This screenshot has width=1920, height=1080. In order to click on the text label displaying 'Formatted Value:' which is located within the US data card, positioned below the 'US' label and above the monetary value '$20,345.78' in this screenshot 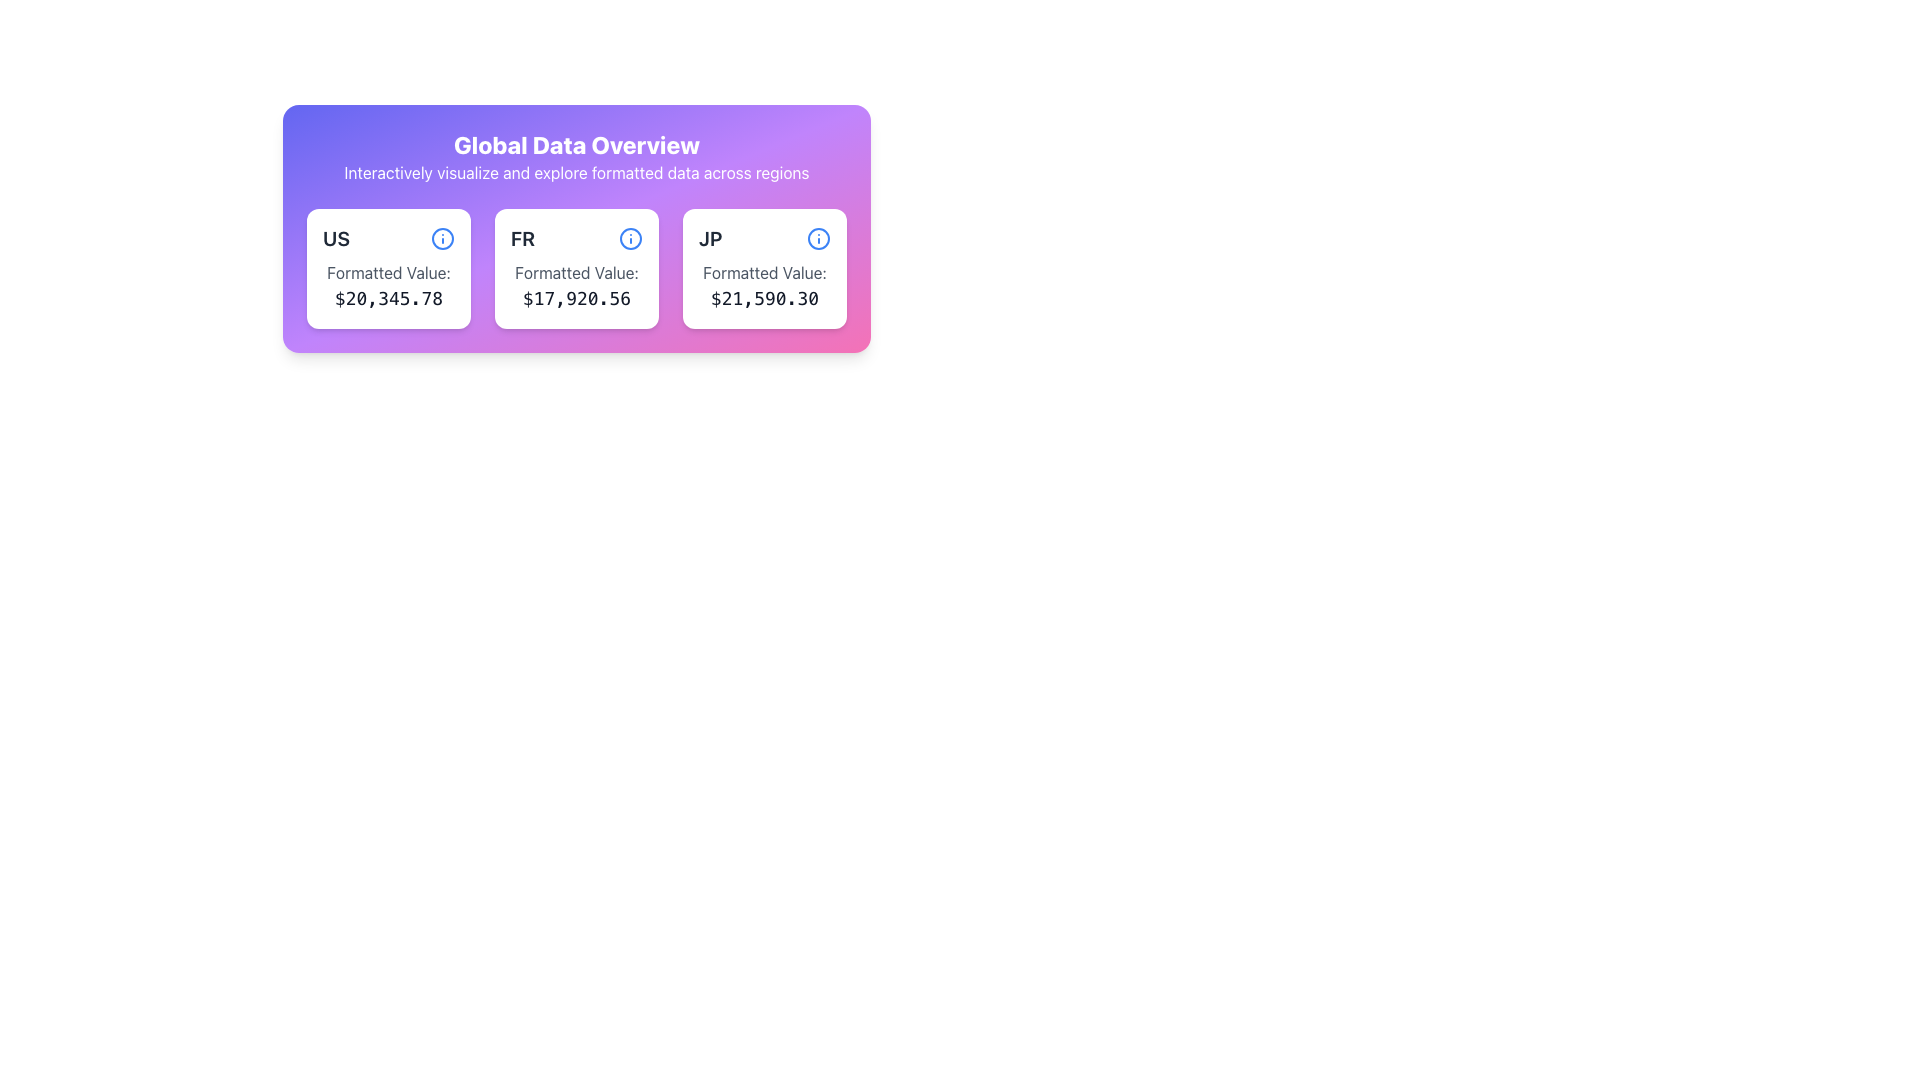, I will do `click(388, 273)`.